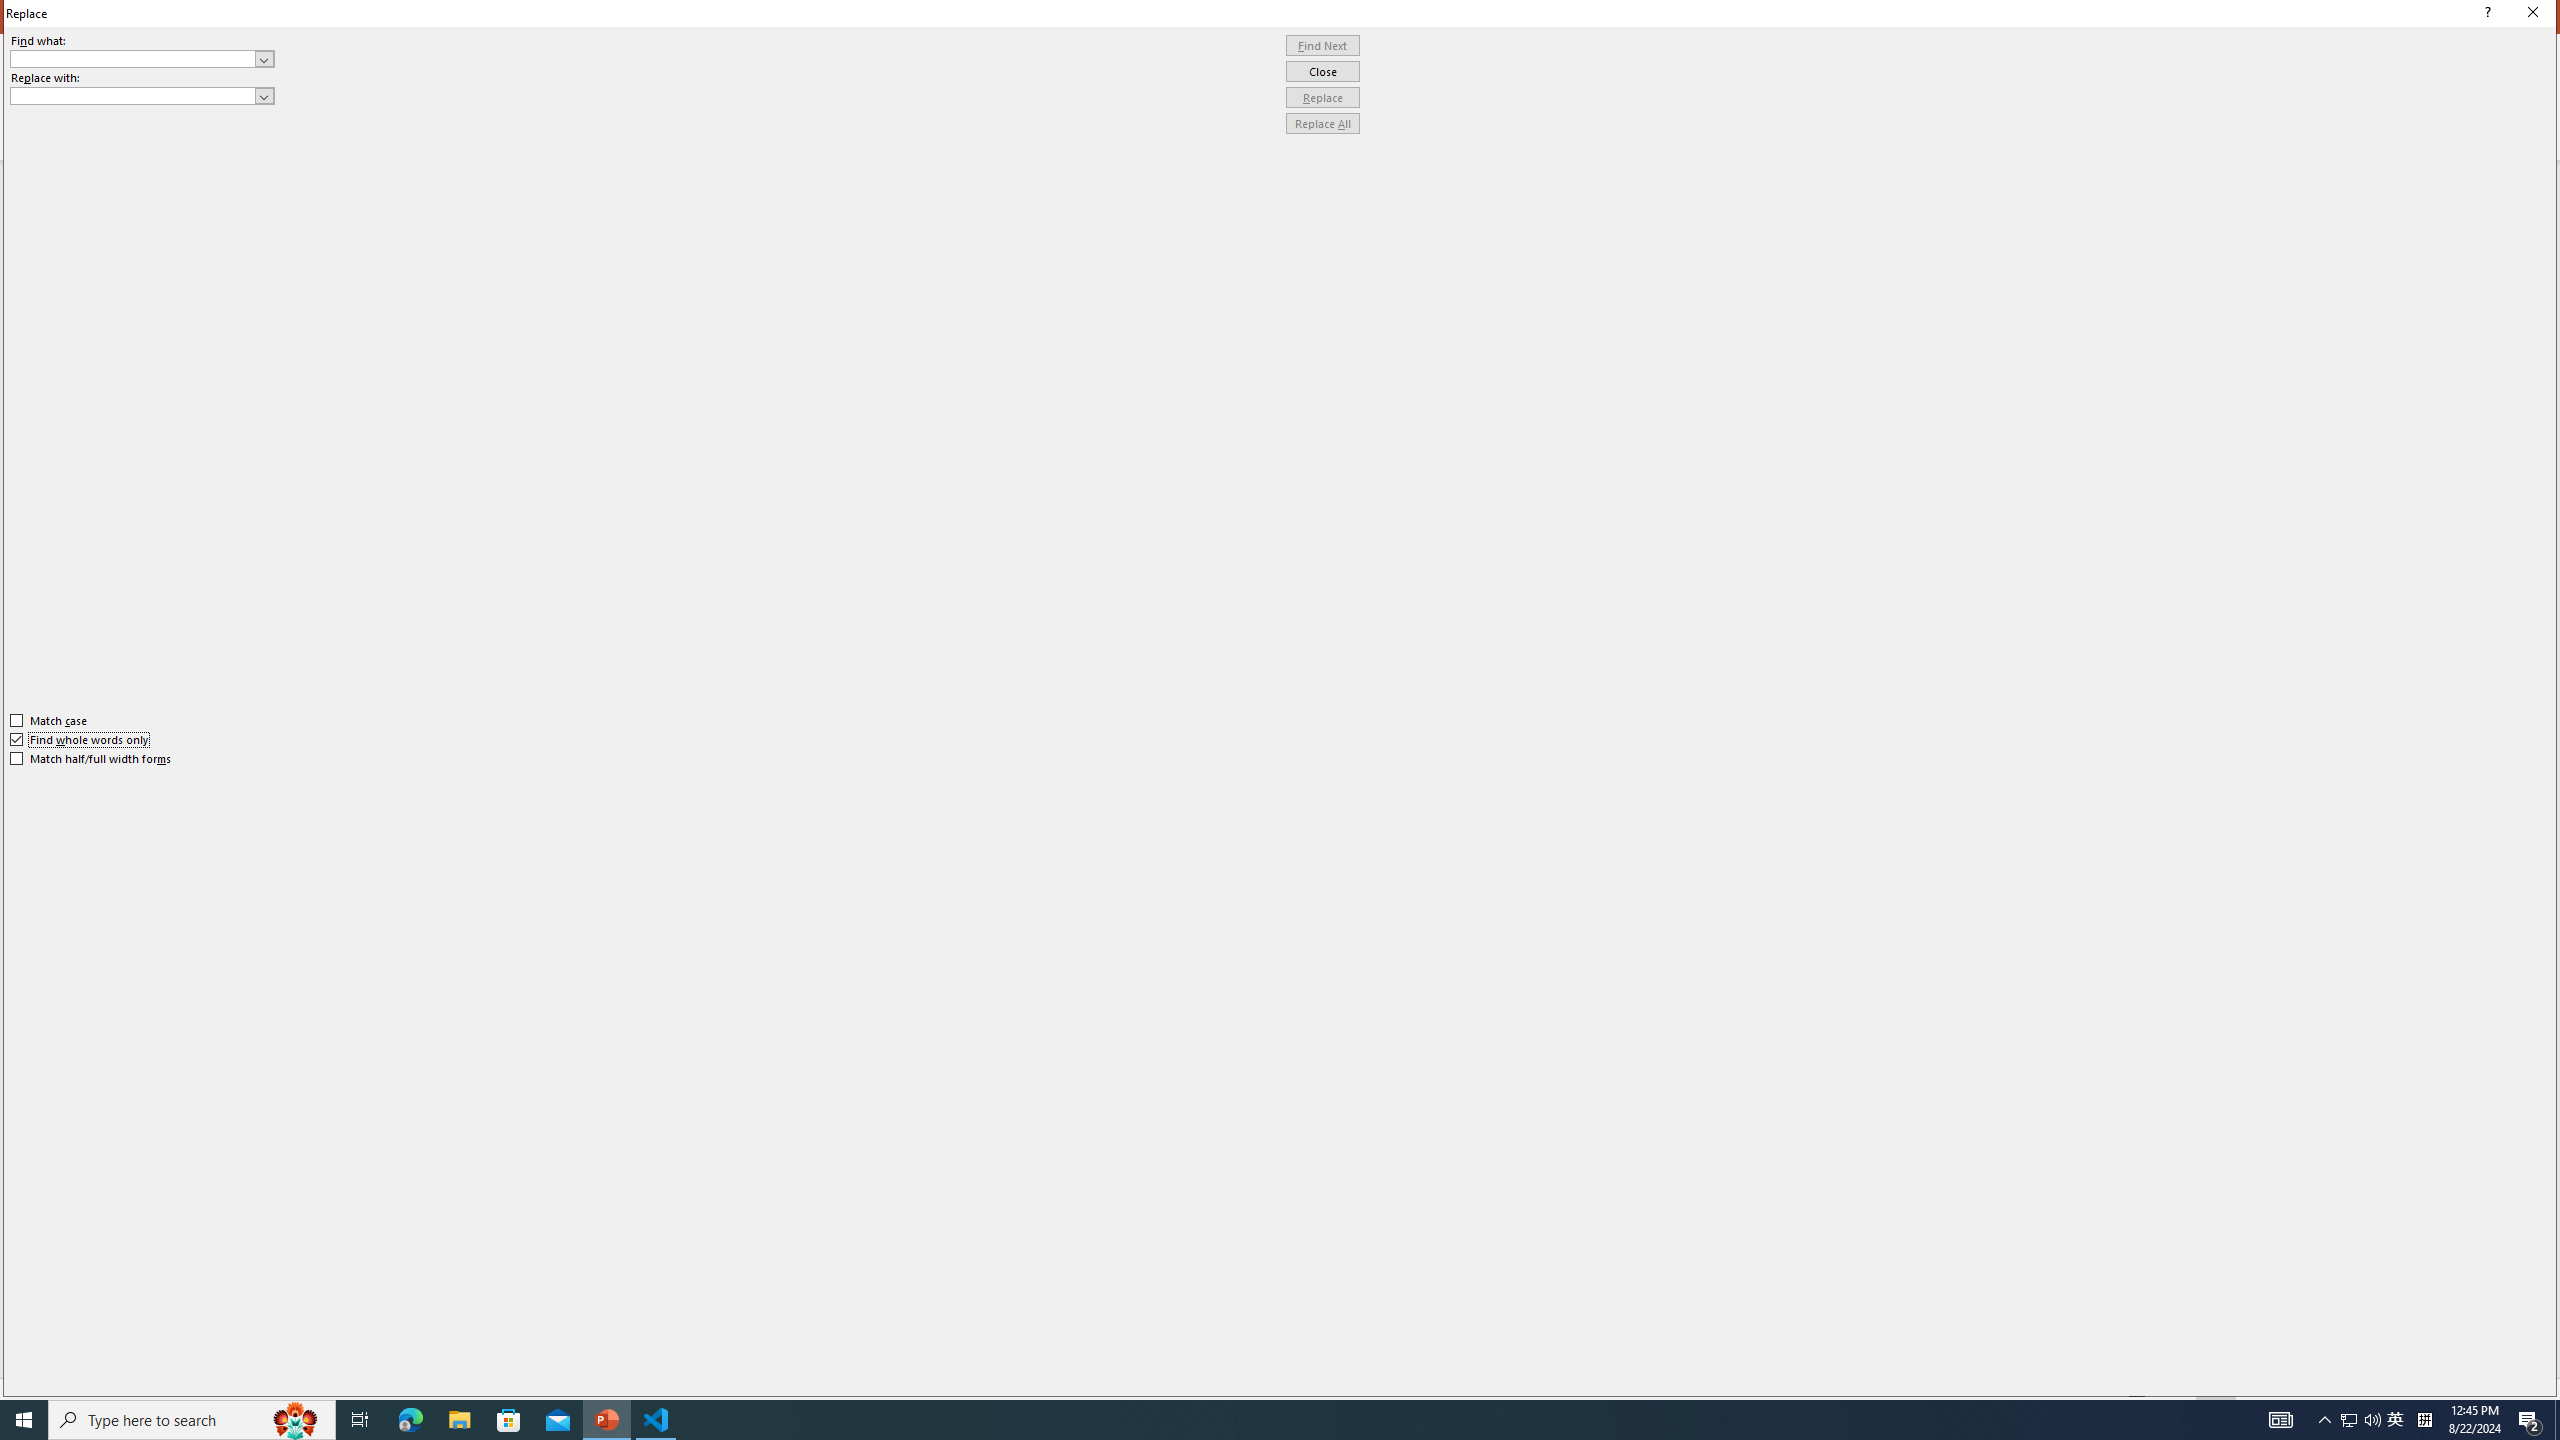 The image size is (2560, 1440). Describe the element at coordinates (1322, 45) in the screenshot. I see `'Find Next'` at that location.